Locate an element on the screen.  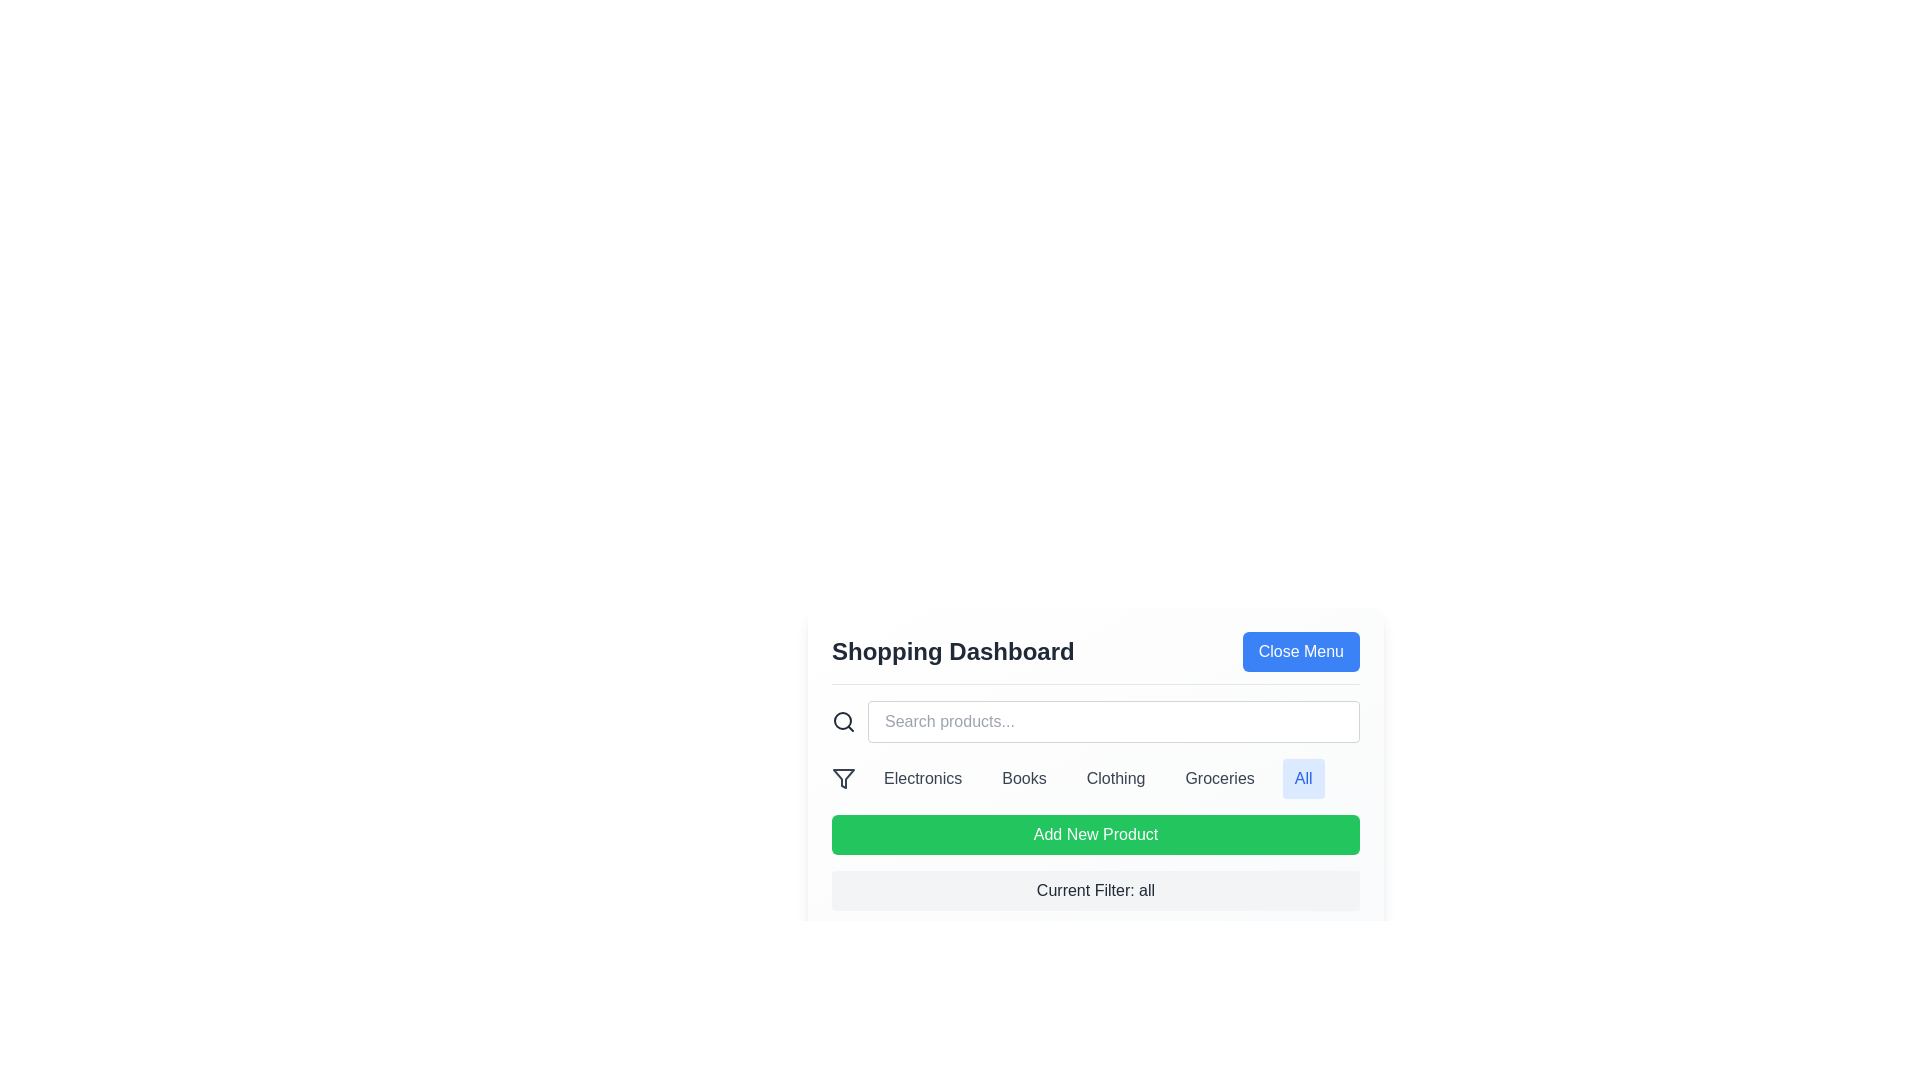
the 'Books' button, which is the second button in a horizontal list of category options is located at coordinates (1024, 778).